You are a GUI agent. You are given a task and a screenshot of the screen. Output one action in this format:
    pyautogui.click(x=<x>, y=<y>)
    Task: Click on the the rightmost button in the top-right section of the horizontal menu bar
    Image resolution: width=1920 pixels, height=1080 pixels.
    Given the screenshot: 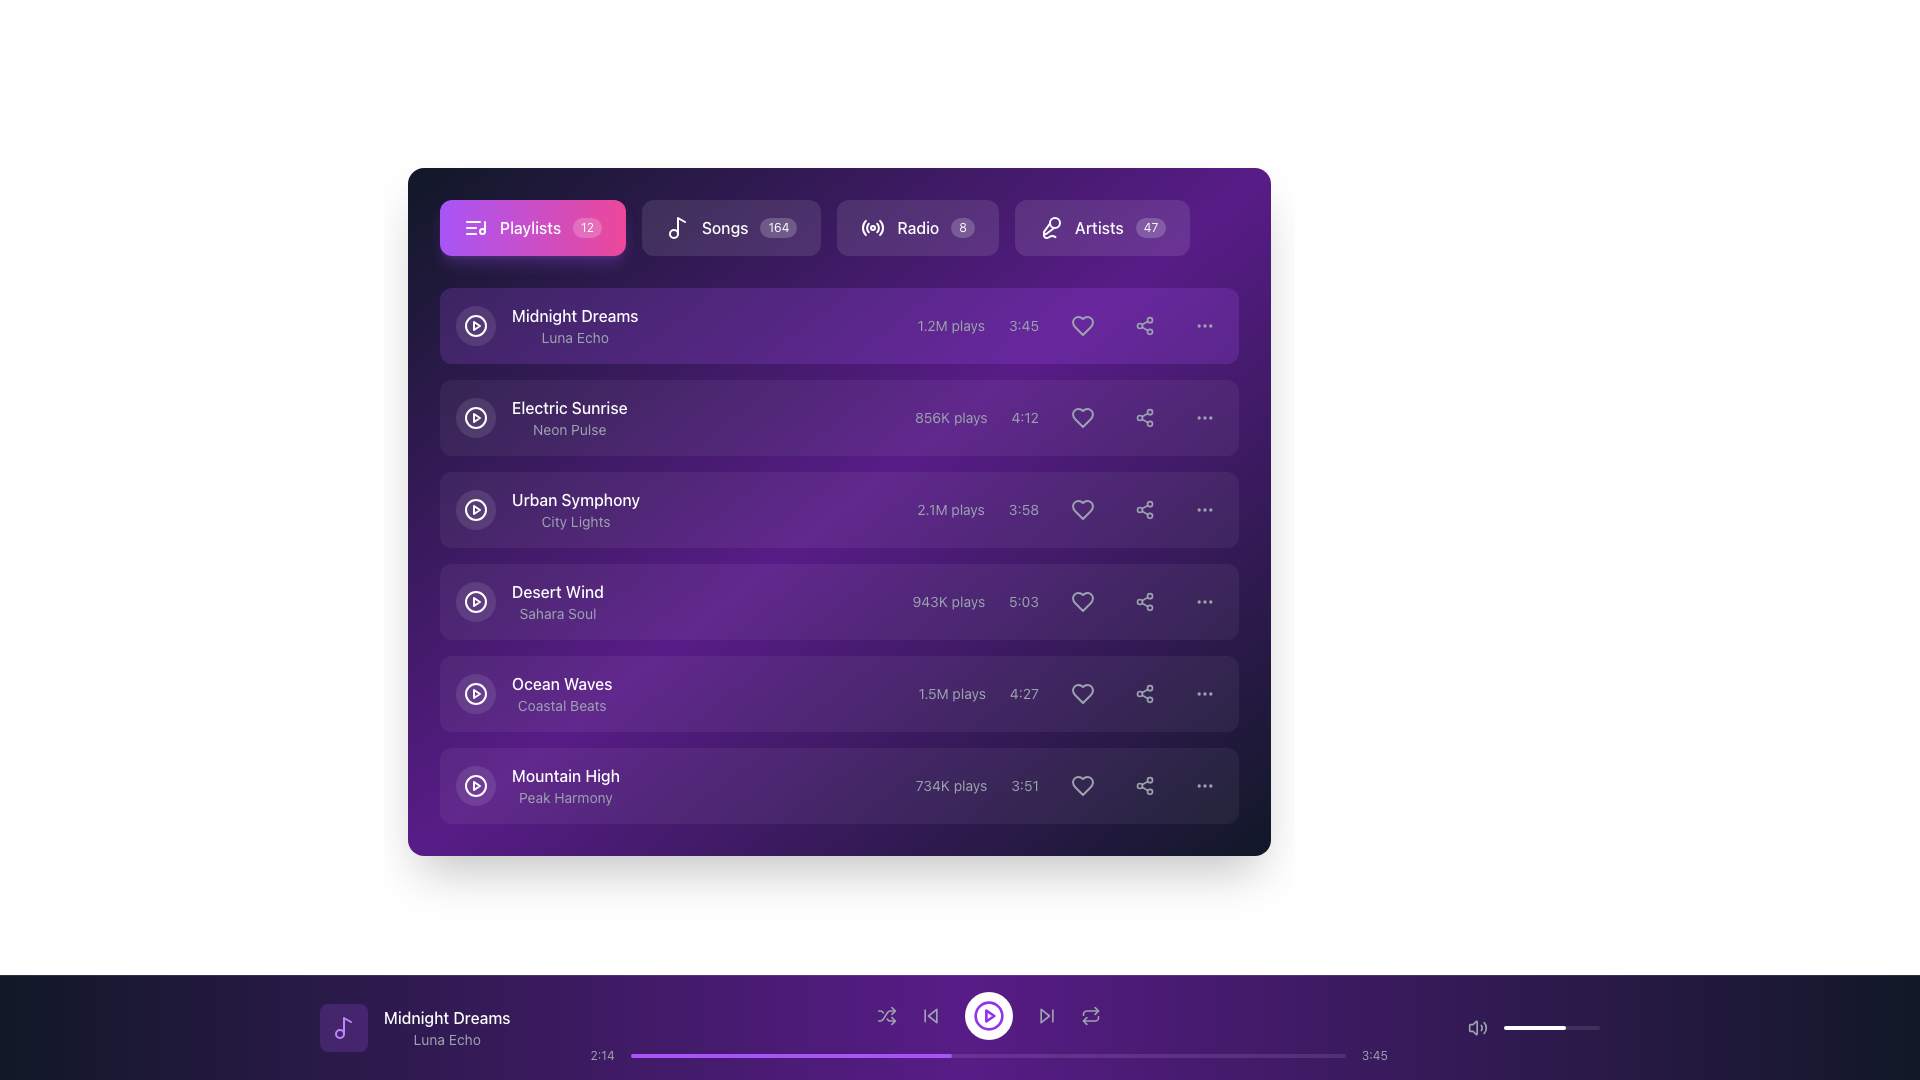 What is the action you would take?
    pyautogui.click(x=1101, y=226)
    